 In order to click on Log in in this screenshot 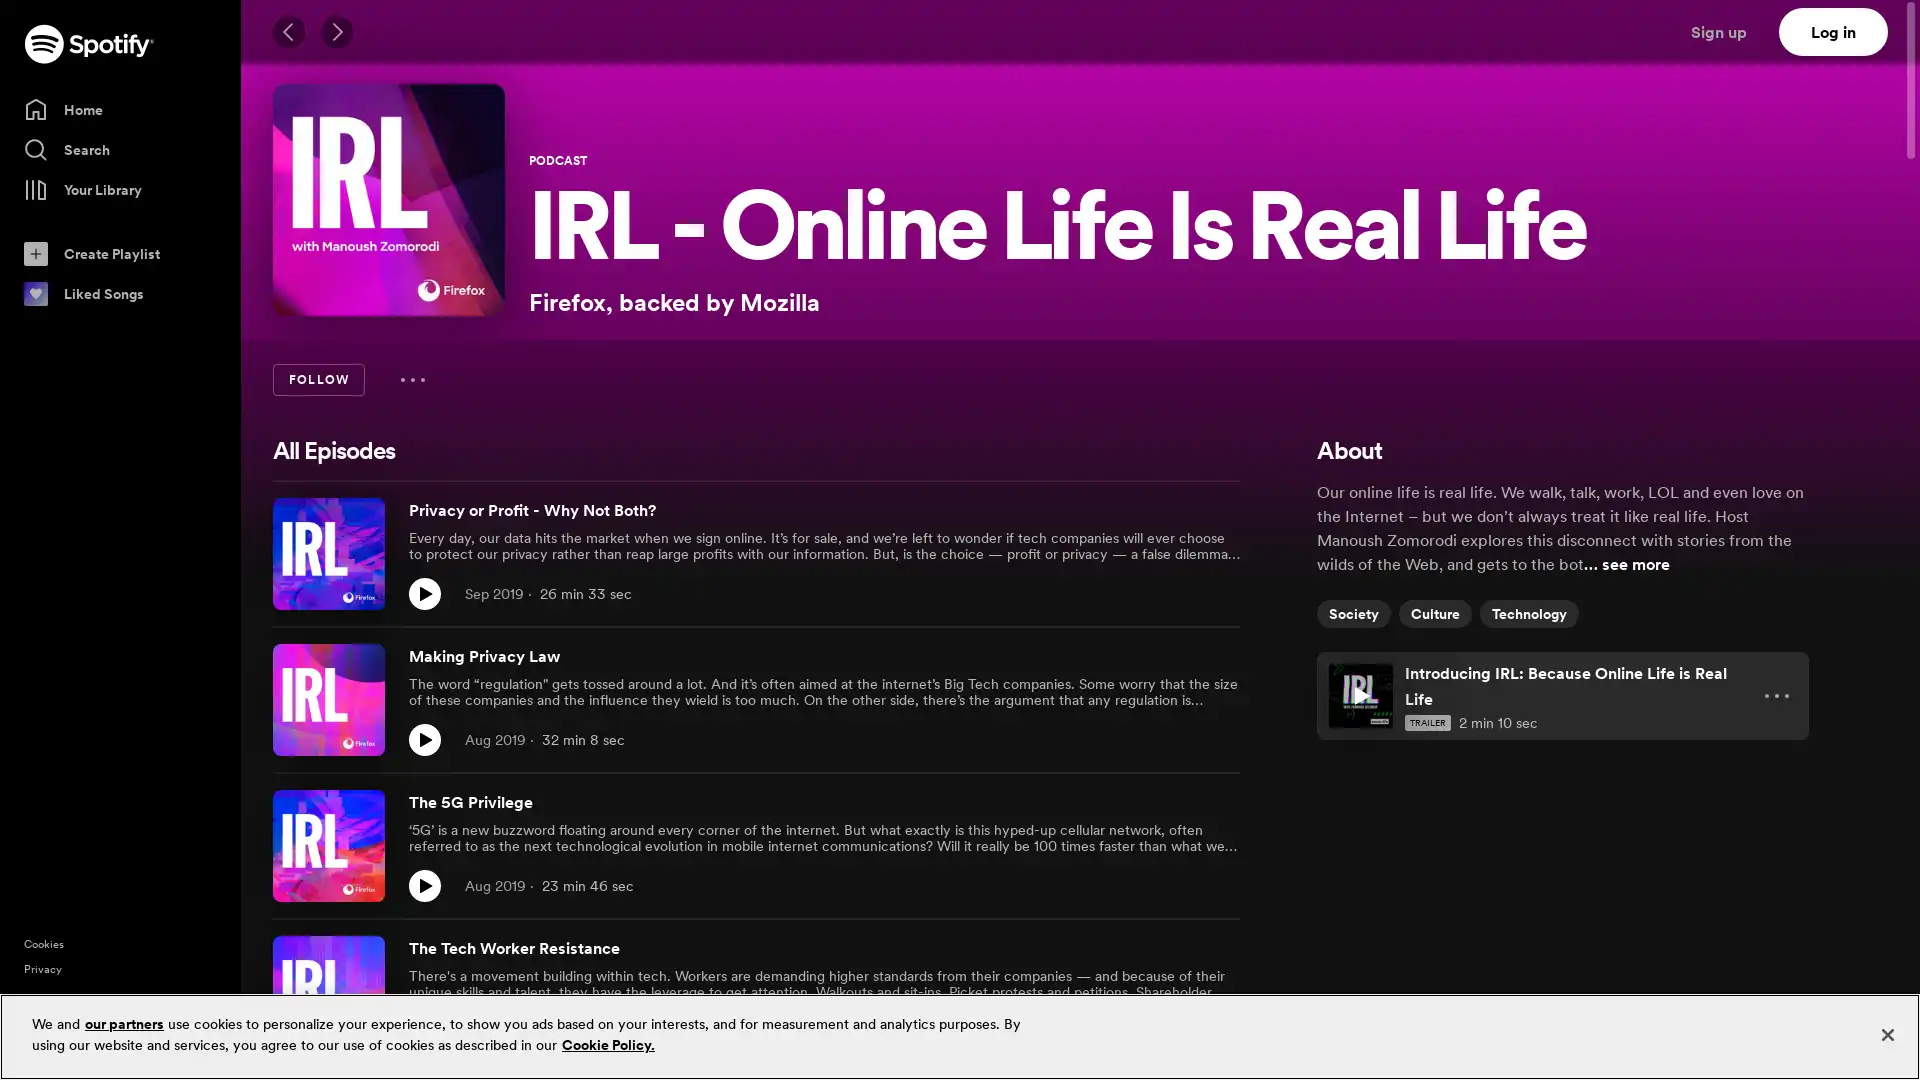, I will do `click(1833, 31)`.